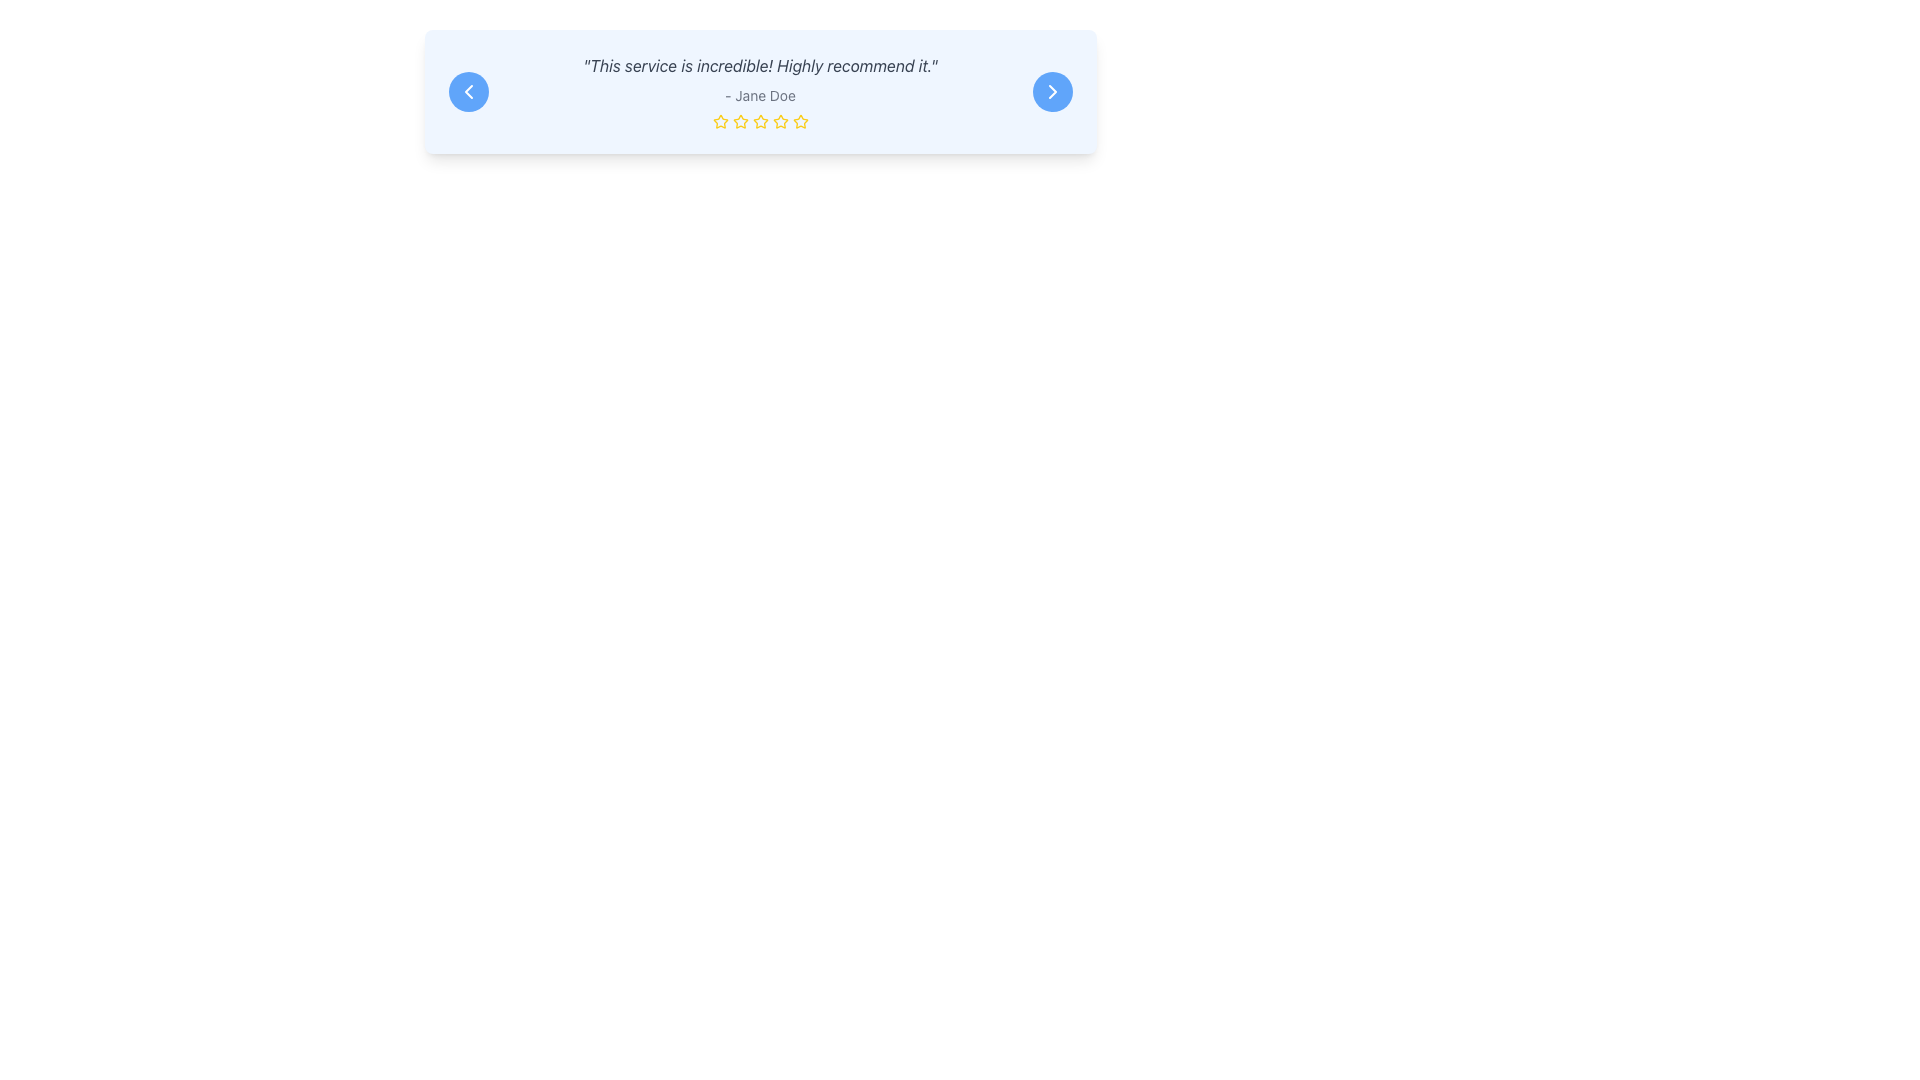 Image resolution: width=1920 pixels, height=1080 pixels. I want to click on the second star icon in the horizontal row of five star icons, so click(758, 120).